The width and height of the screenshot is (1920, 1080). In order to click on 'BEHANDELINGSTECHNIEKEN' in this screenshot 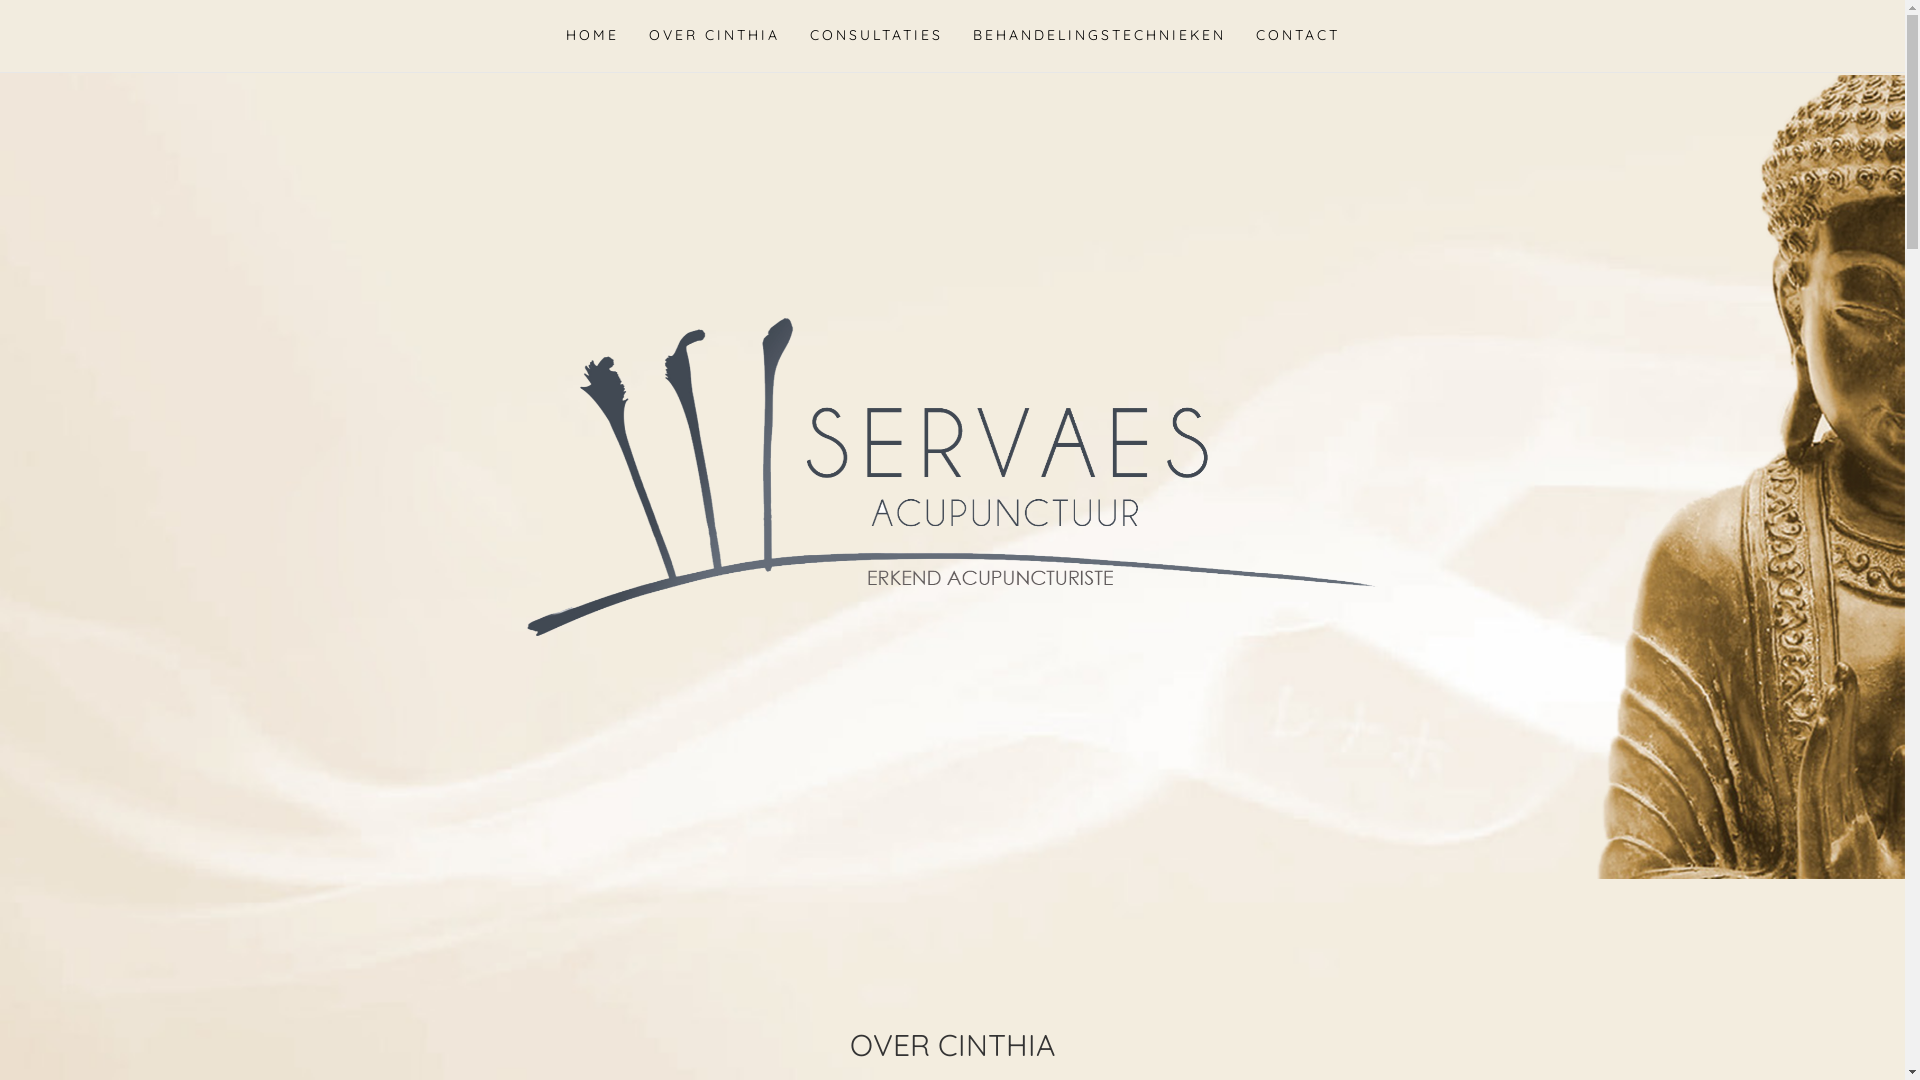, I will do `click(1098, 35)`.